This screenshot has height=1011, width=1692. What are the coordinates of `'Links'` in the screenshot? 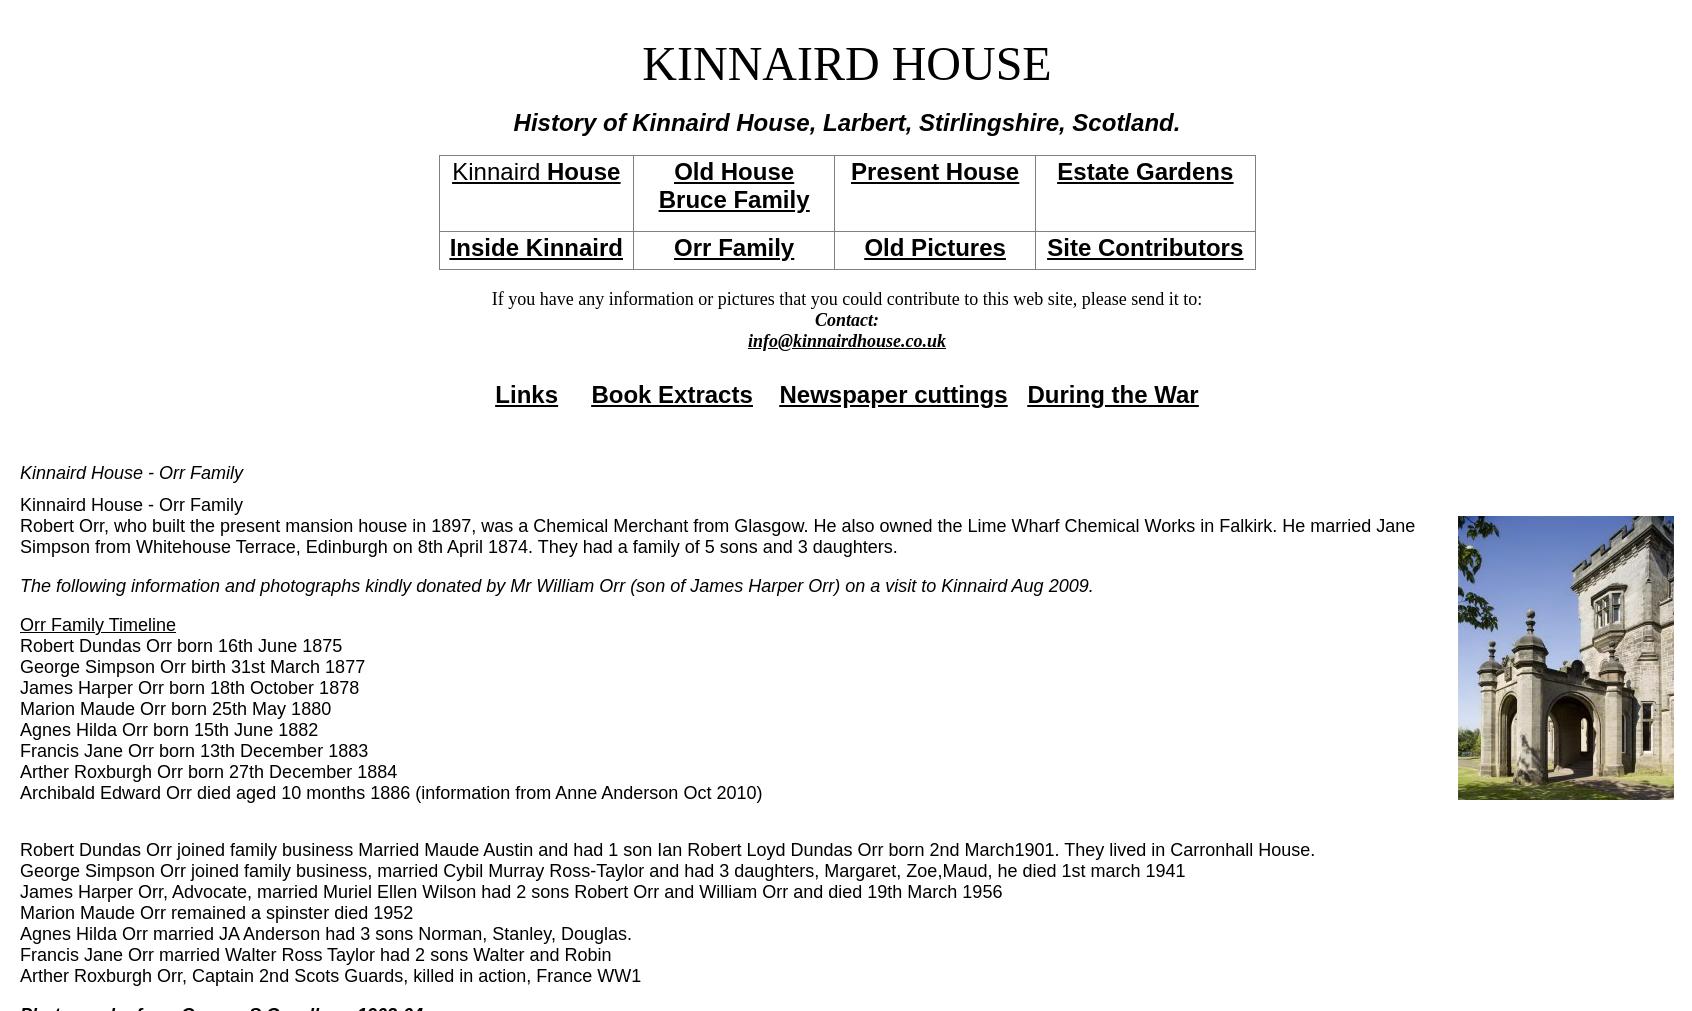 It's located at (526, 393).